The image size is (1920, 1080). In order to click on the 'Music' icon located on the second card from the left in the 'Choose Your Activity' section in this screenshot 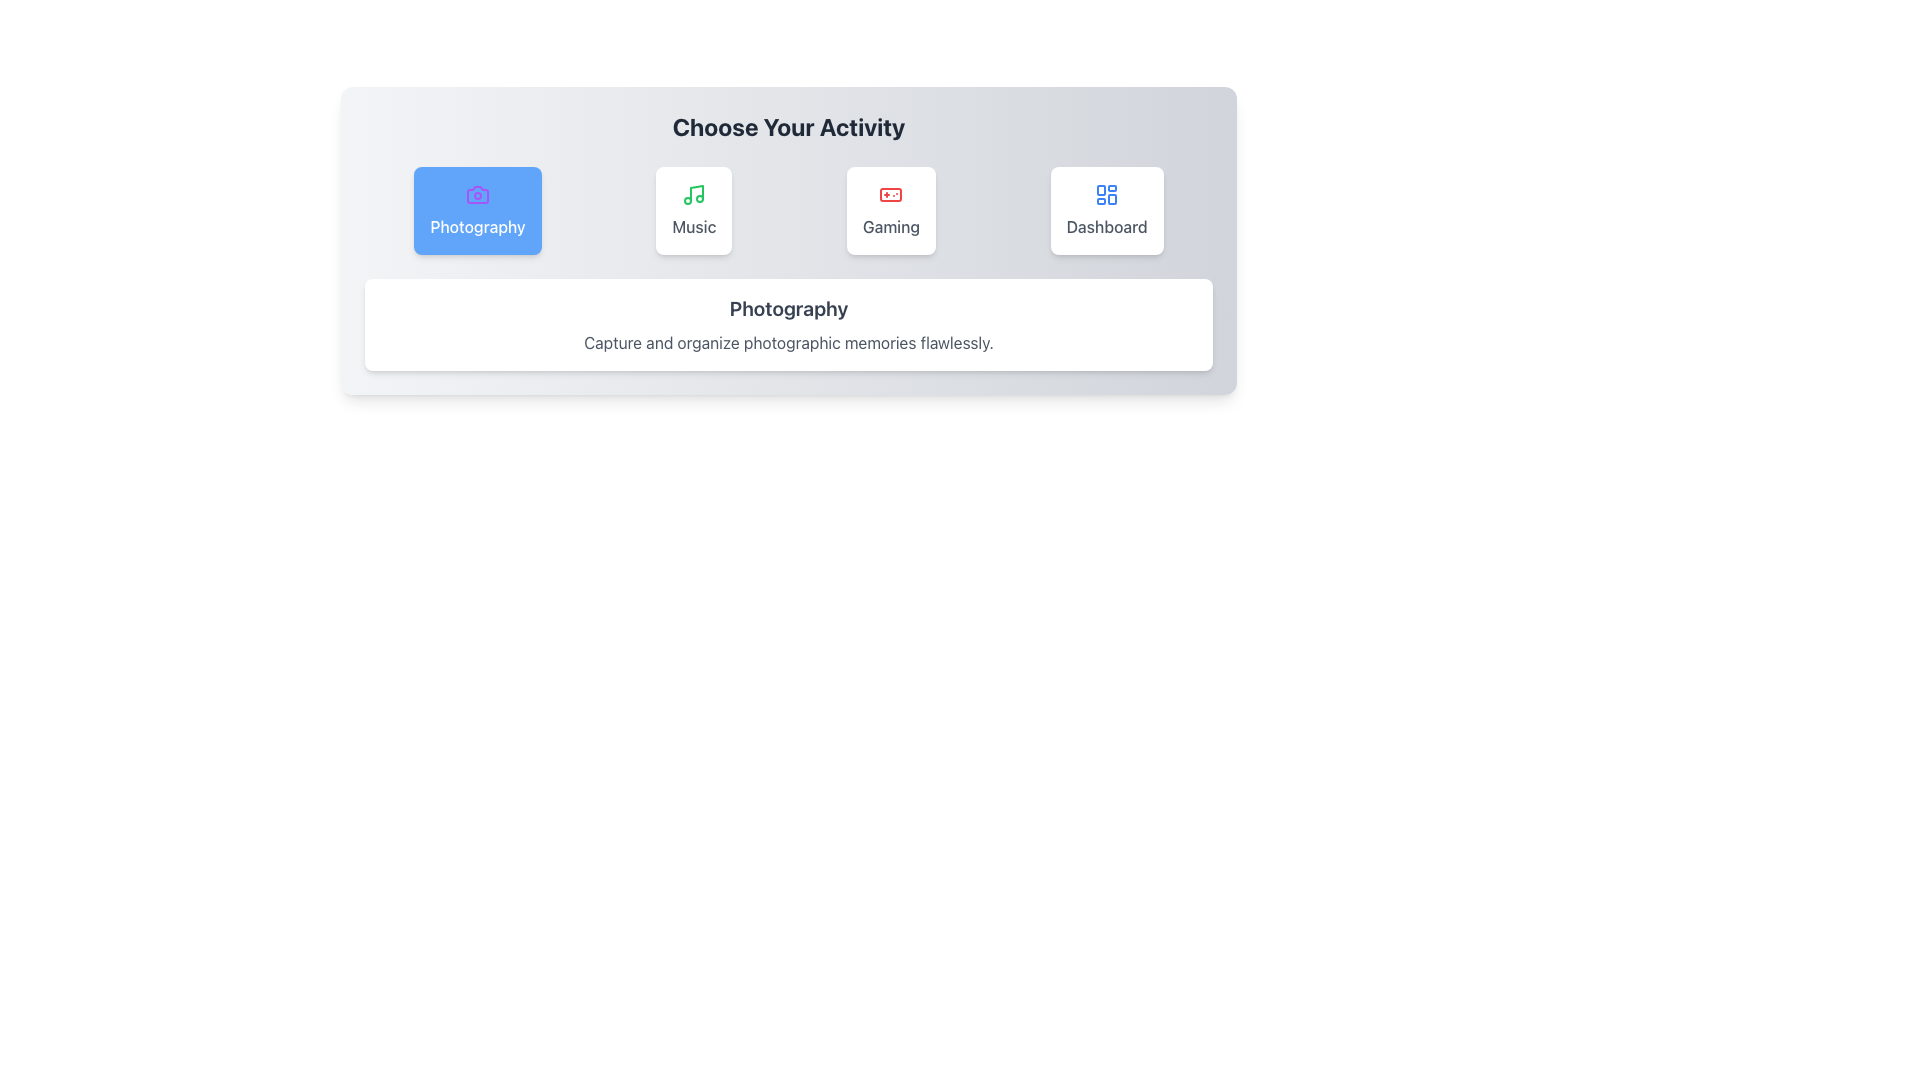, I will do `click(694, 195)`.